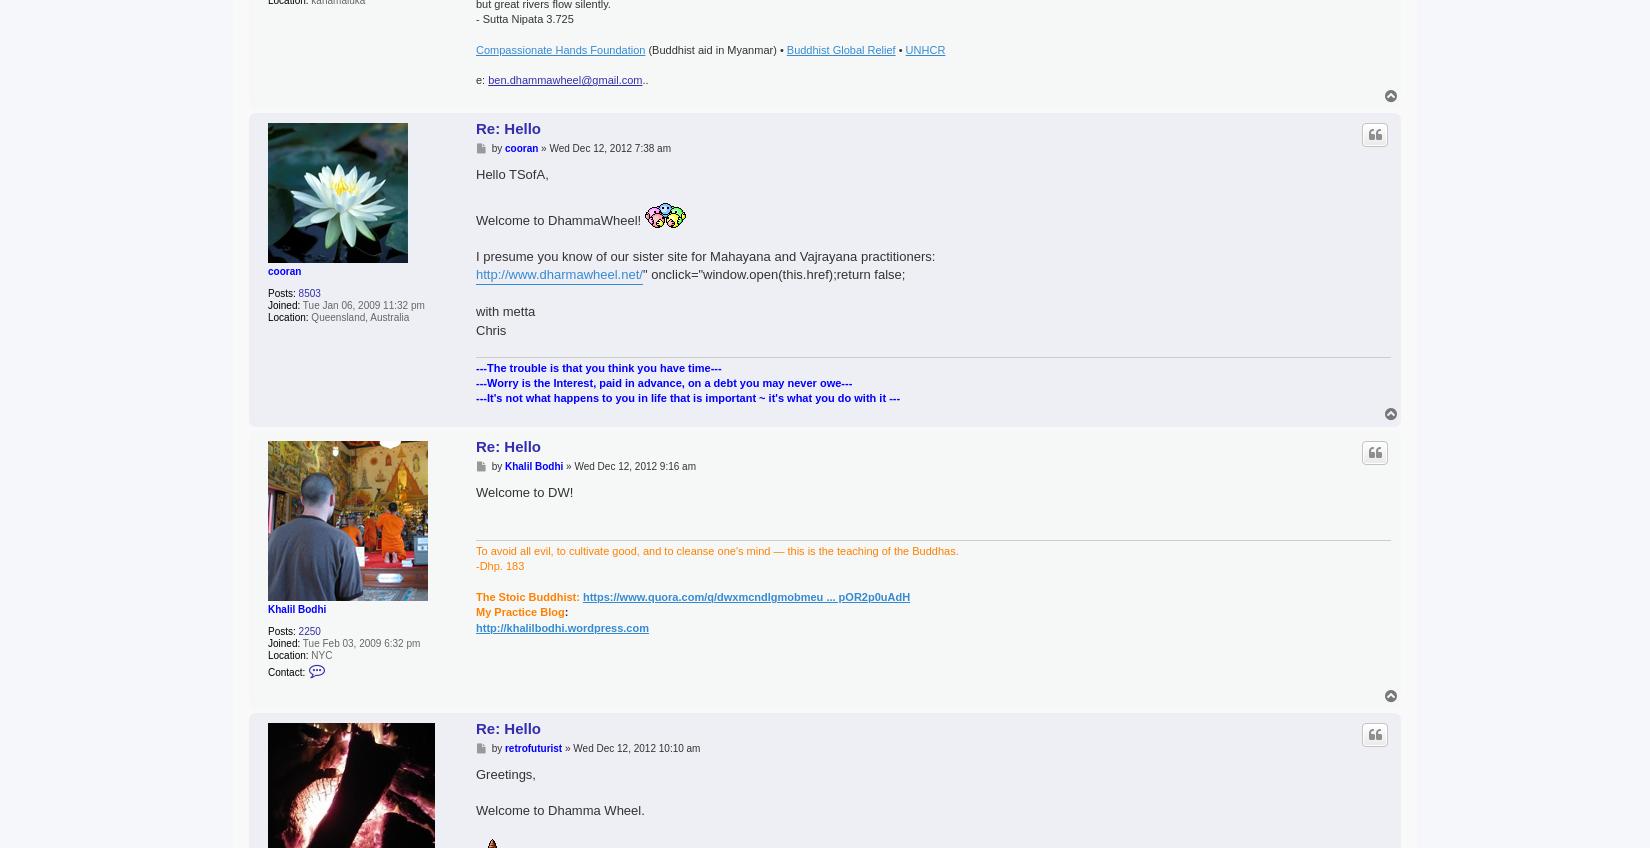 This screenshot has width=1650, height=848. Describe the element at coordinates (358, 316) in the screenshot. I see `'Queensland, Australia'` at that location.